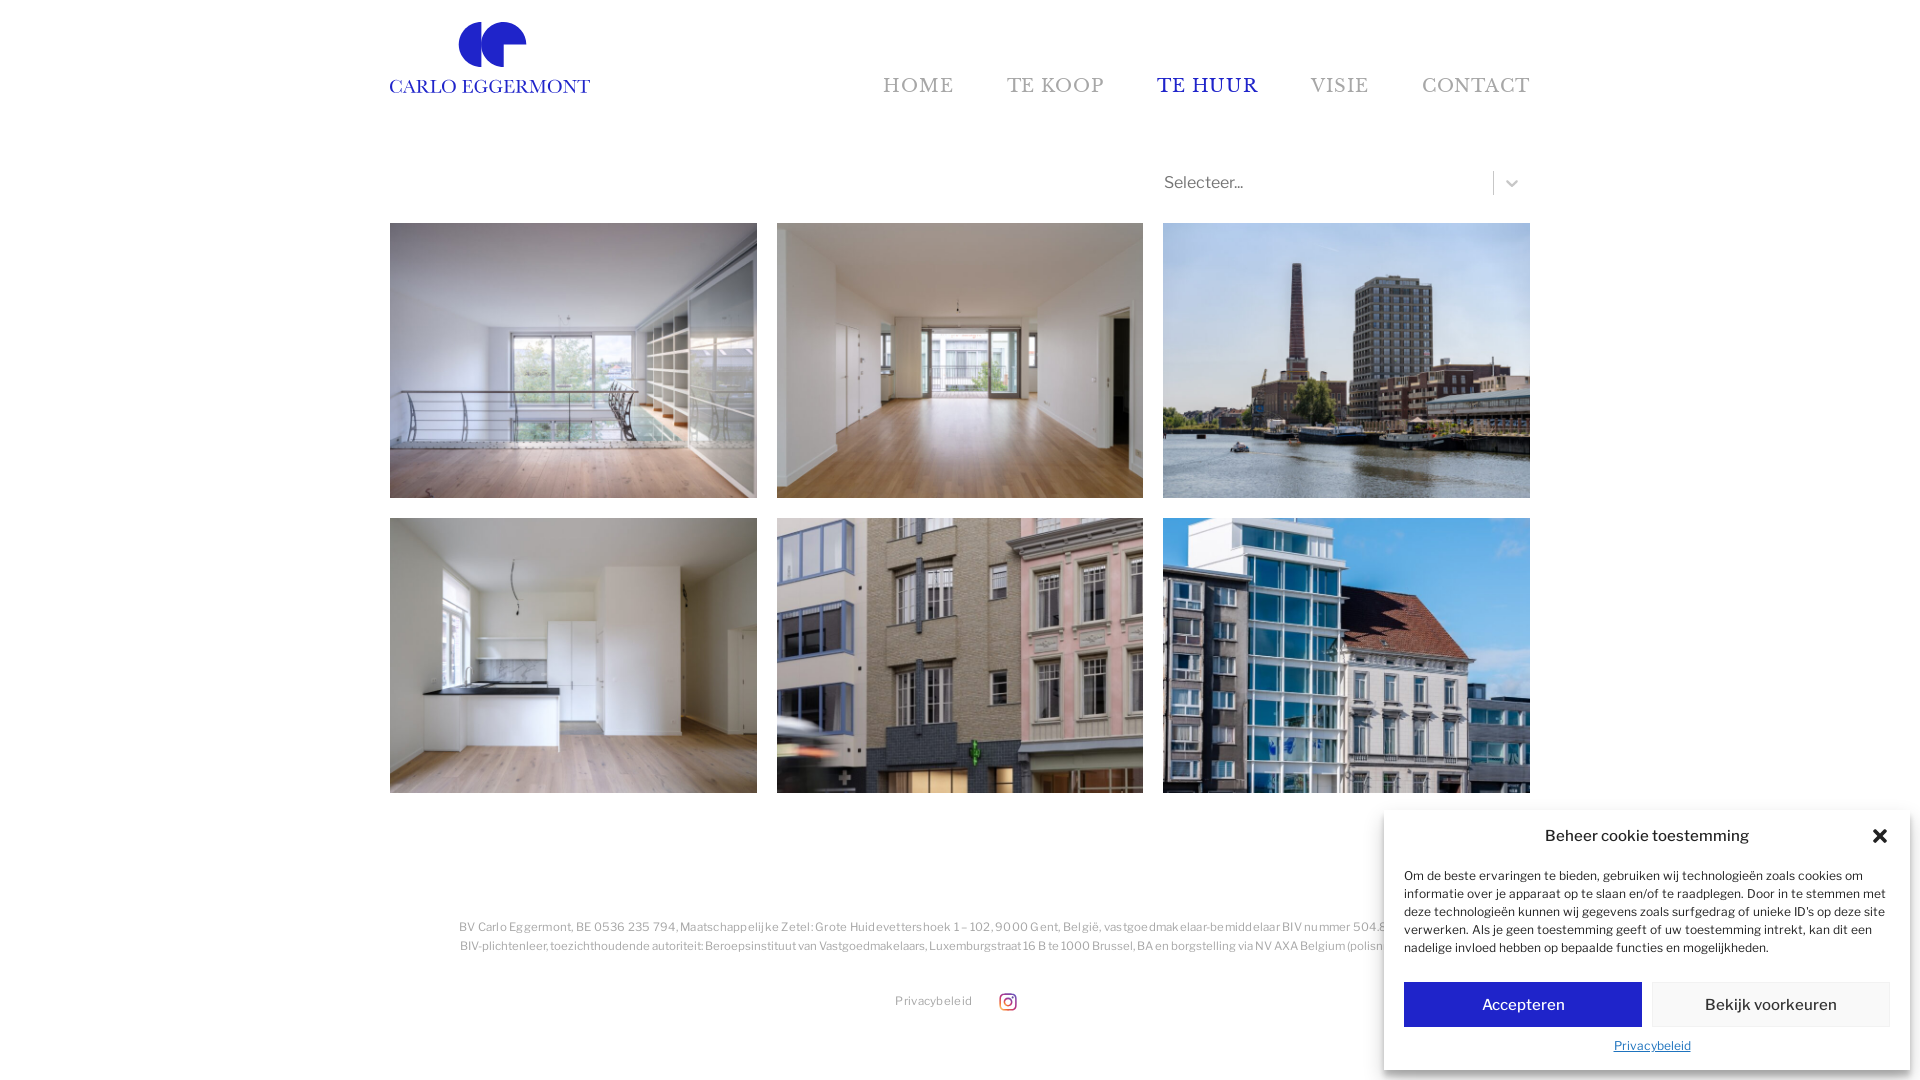  I want to click on 'Privacybeleid', so click(932, 1001).